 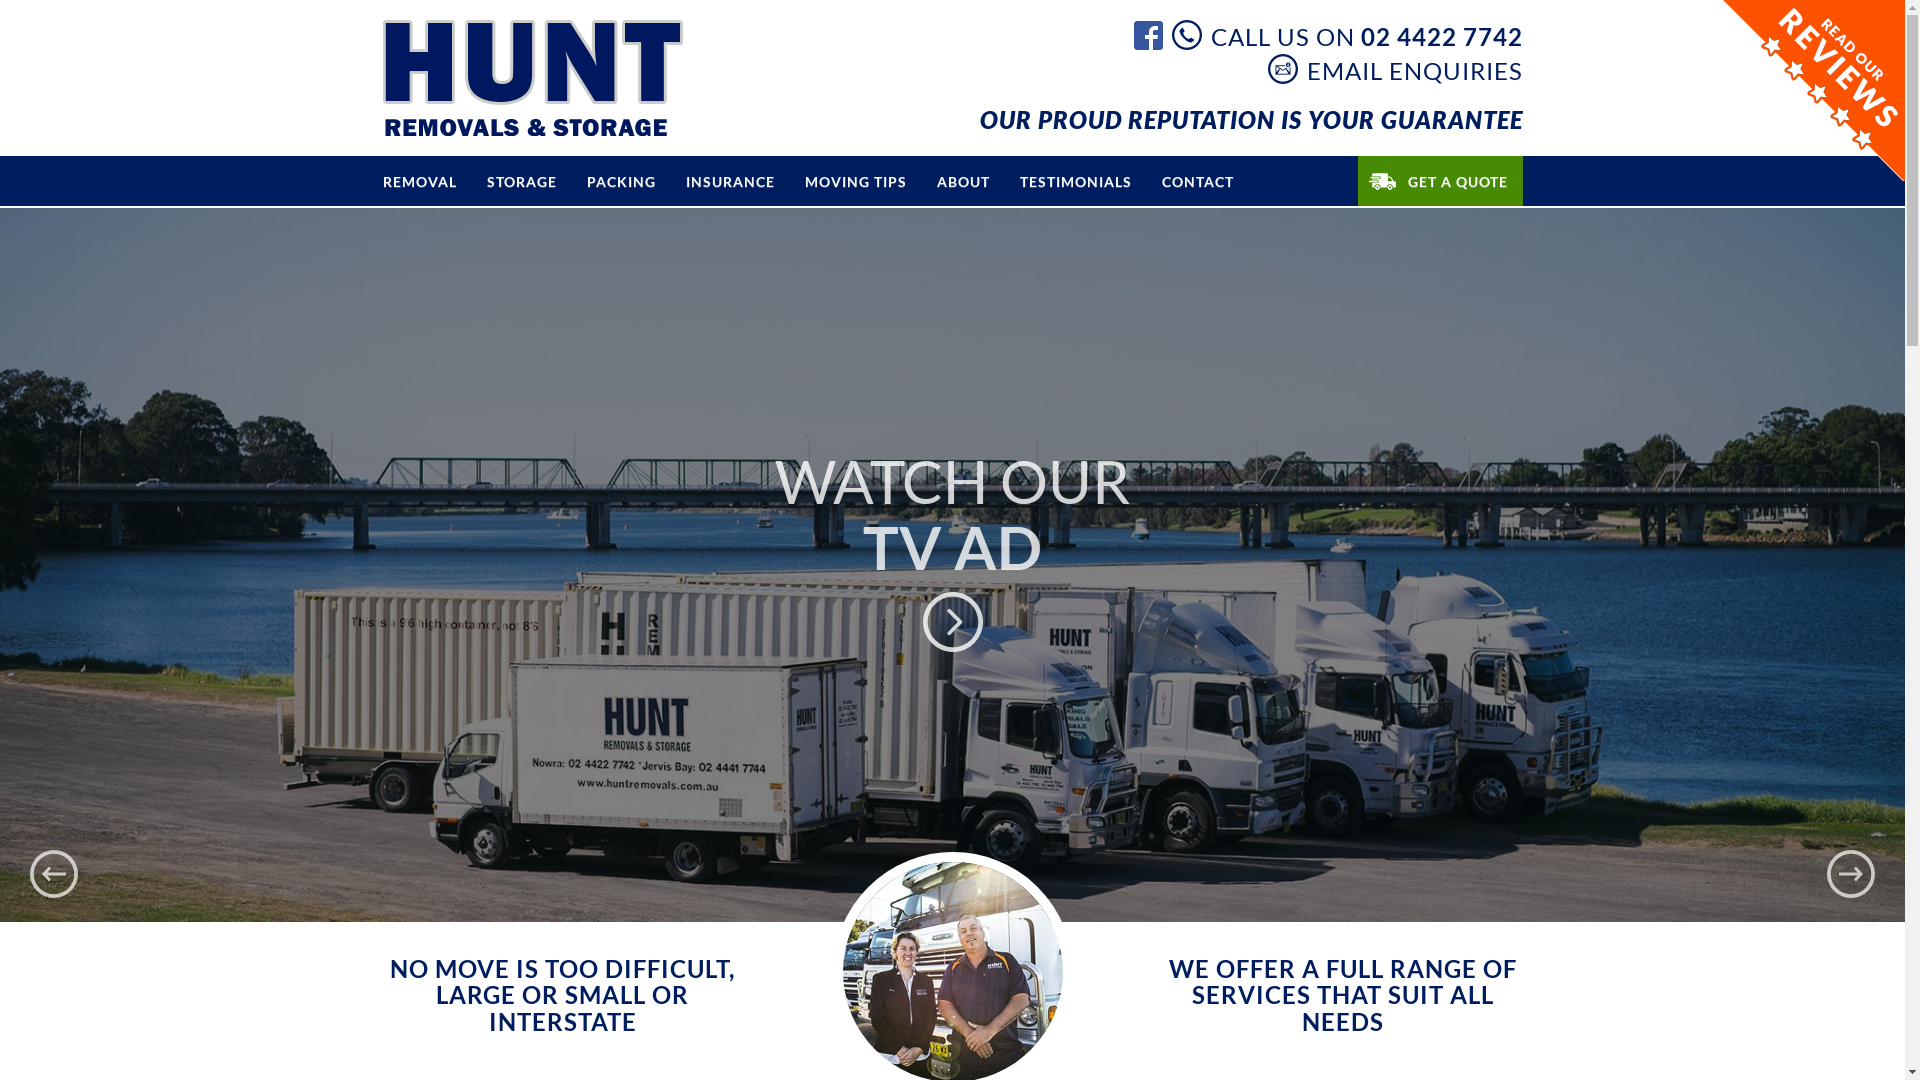 I want to click on 'EMAIL ENQUIRIES', so click(x=1394, y=68).